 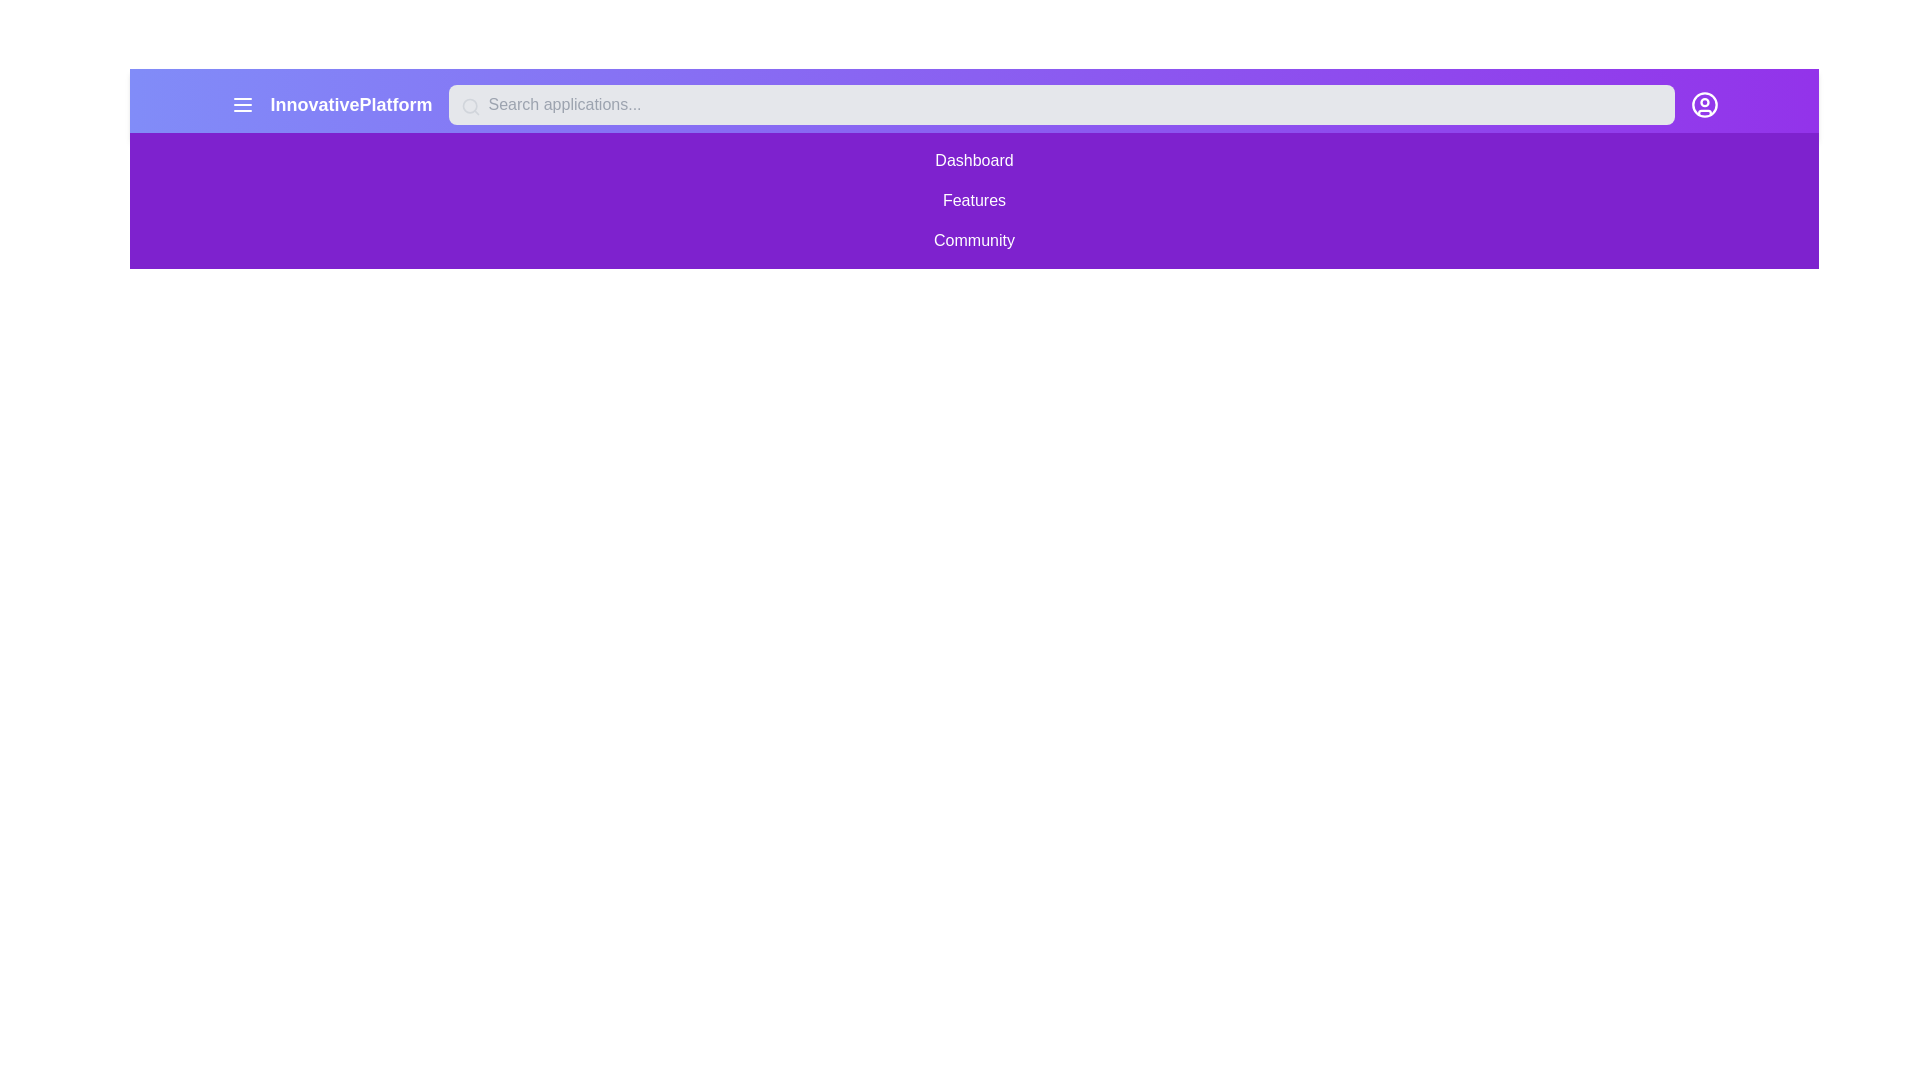 What do you see at coordinates (974, 160) in the screenshot?
I see `the menu item Dashboard from the open menu` at bounding box center [974, 160].